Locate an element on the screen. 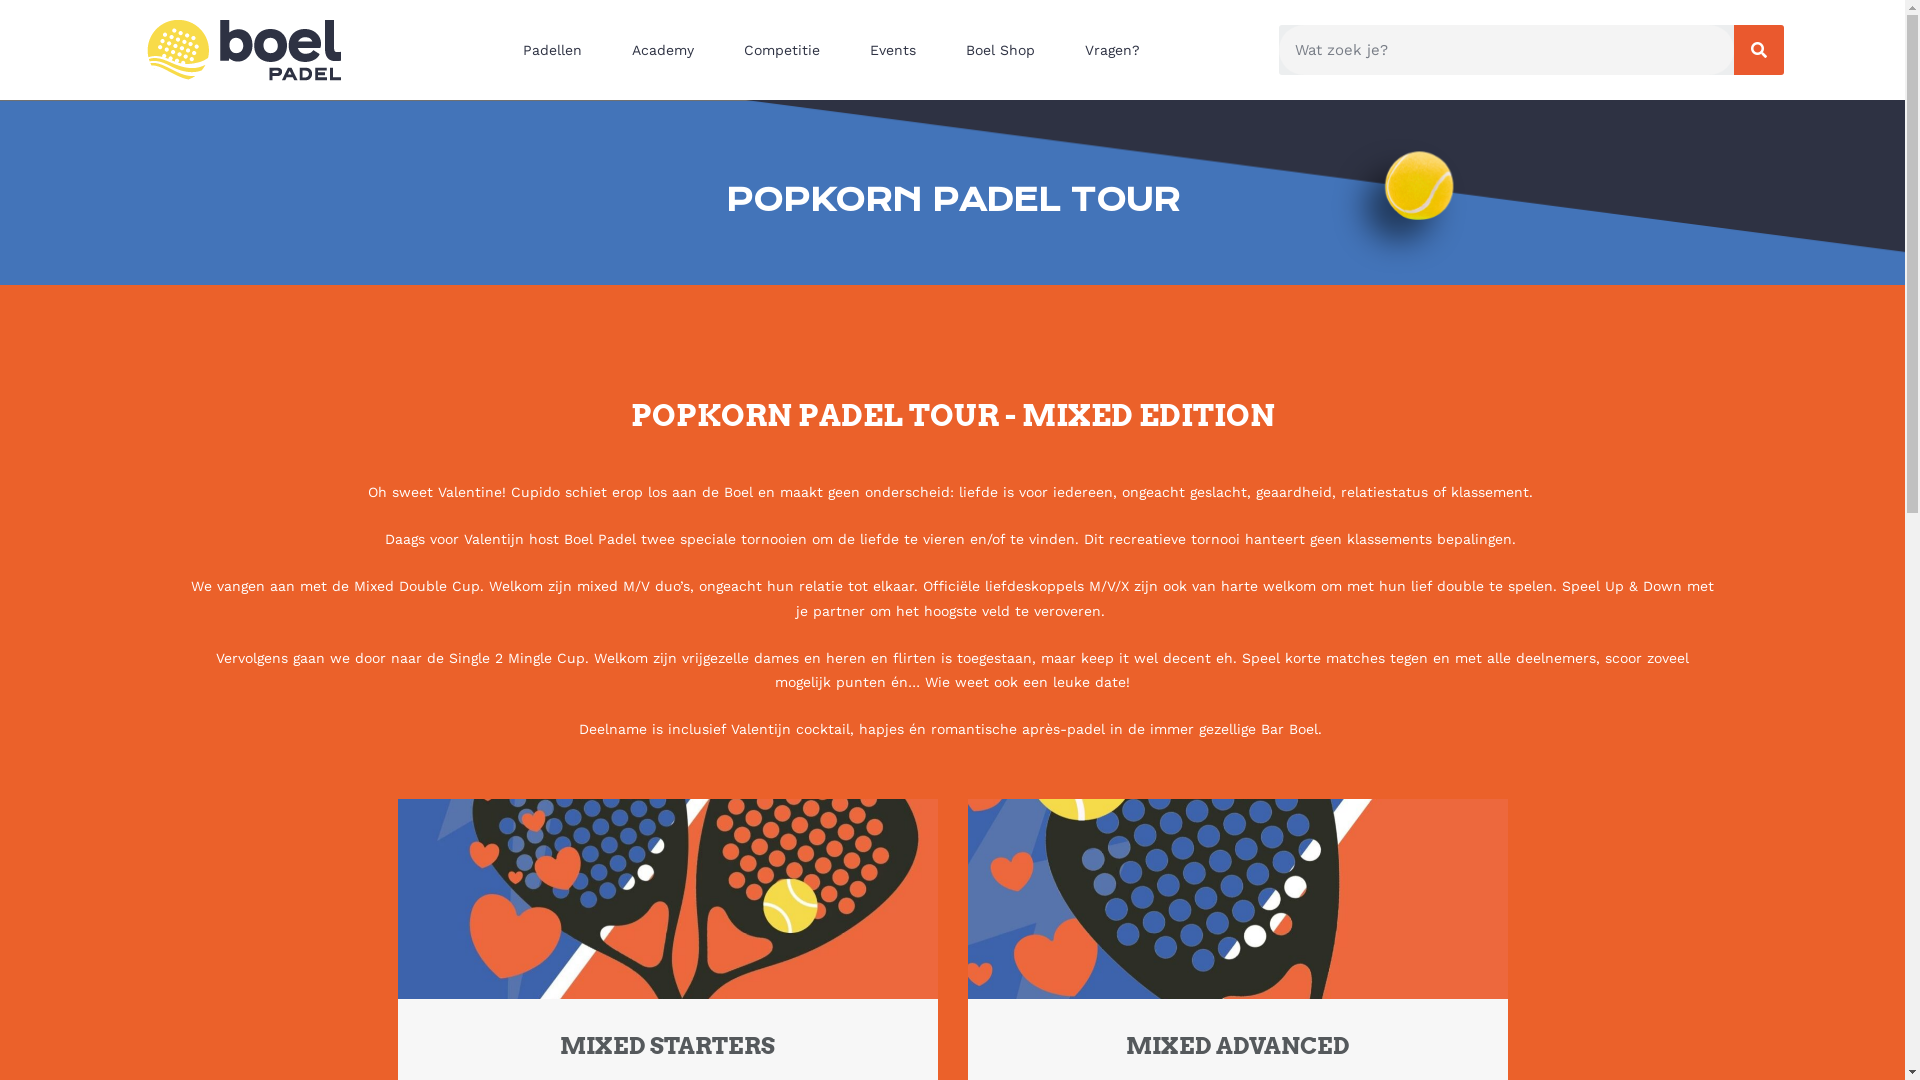 The image size is (1920, 1080). 'Search' is located at coordinates (1506, 49).